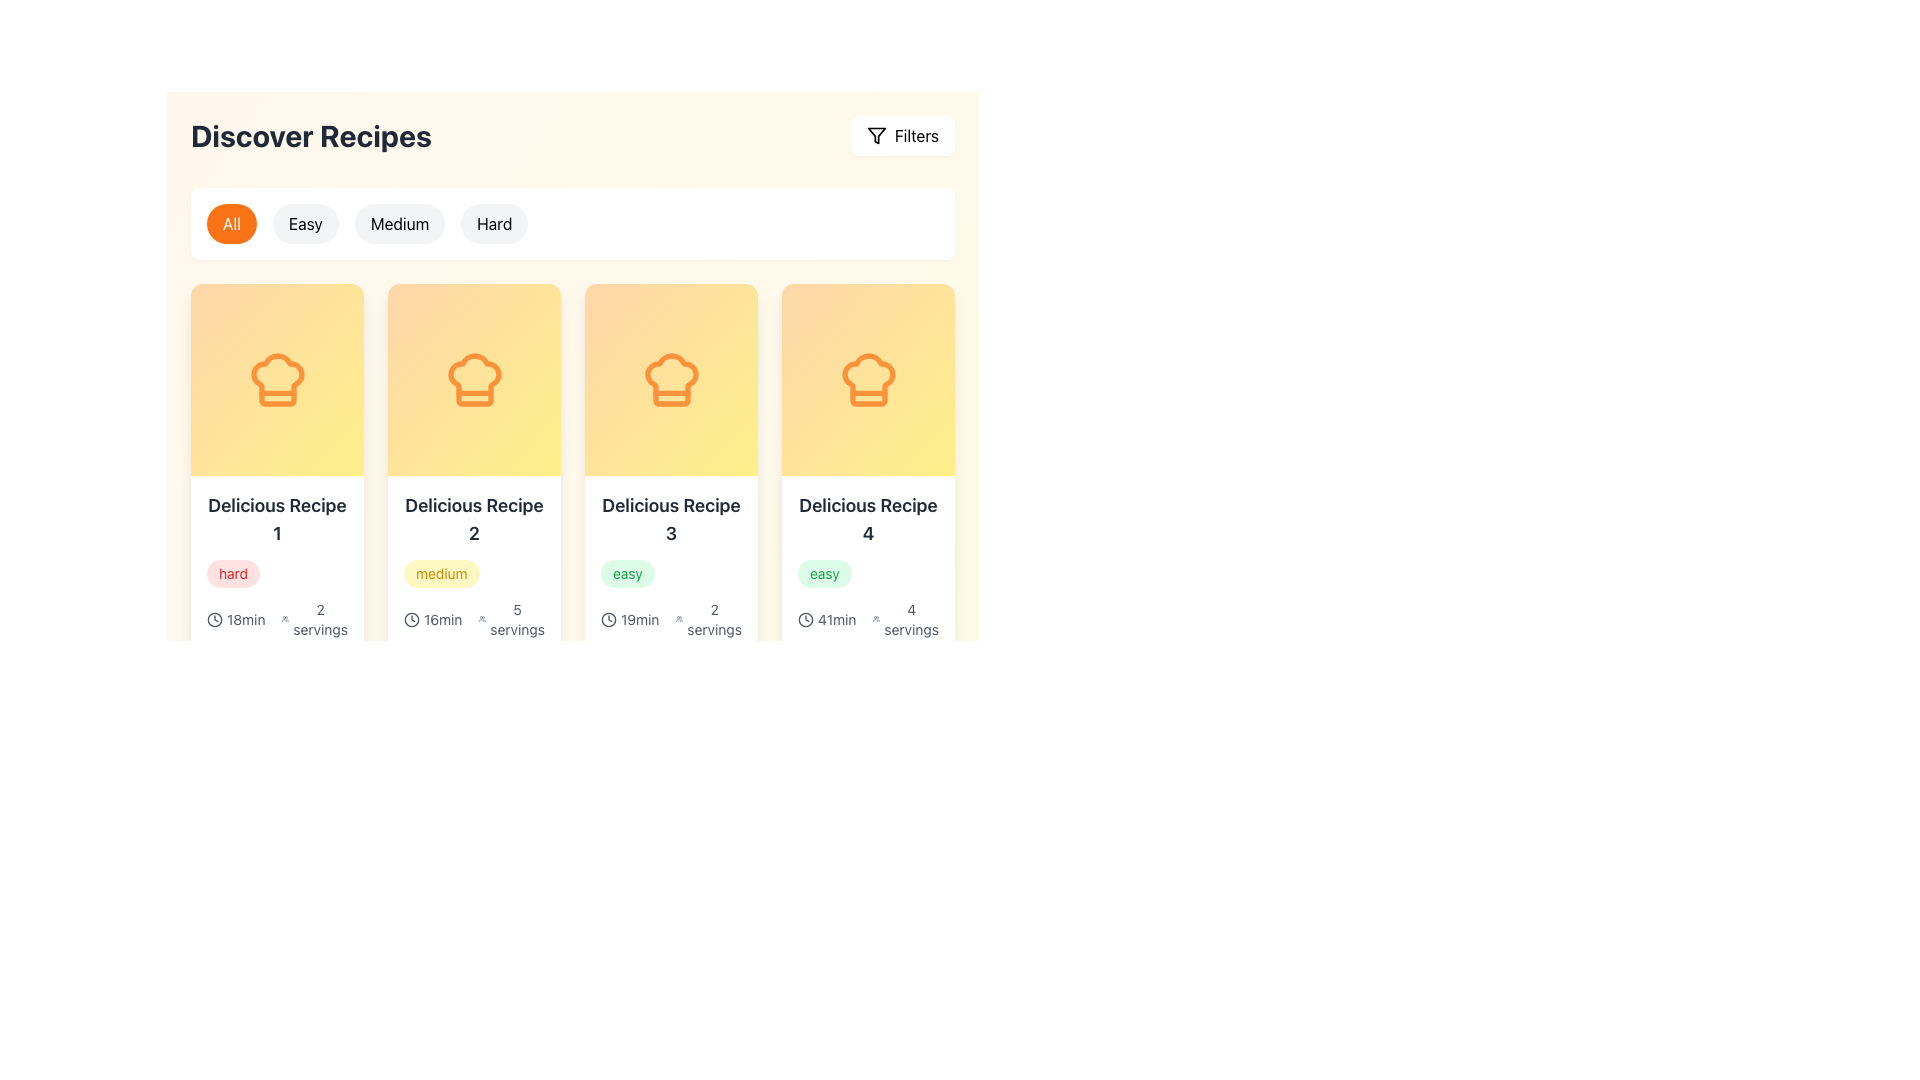 The height and width of the screenshot is (1080, 1920). What do you see at coordinates (276, 380) in the screenshot?
I see `the decorative icon with a gradient background featuring an orange chef hat icon, located at the top of the first recipe card titled 'Delicious Recipe 1'` at bounding box center [276, 380].